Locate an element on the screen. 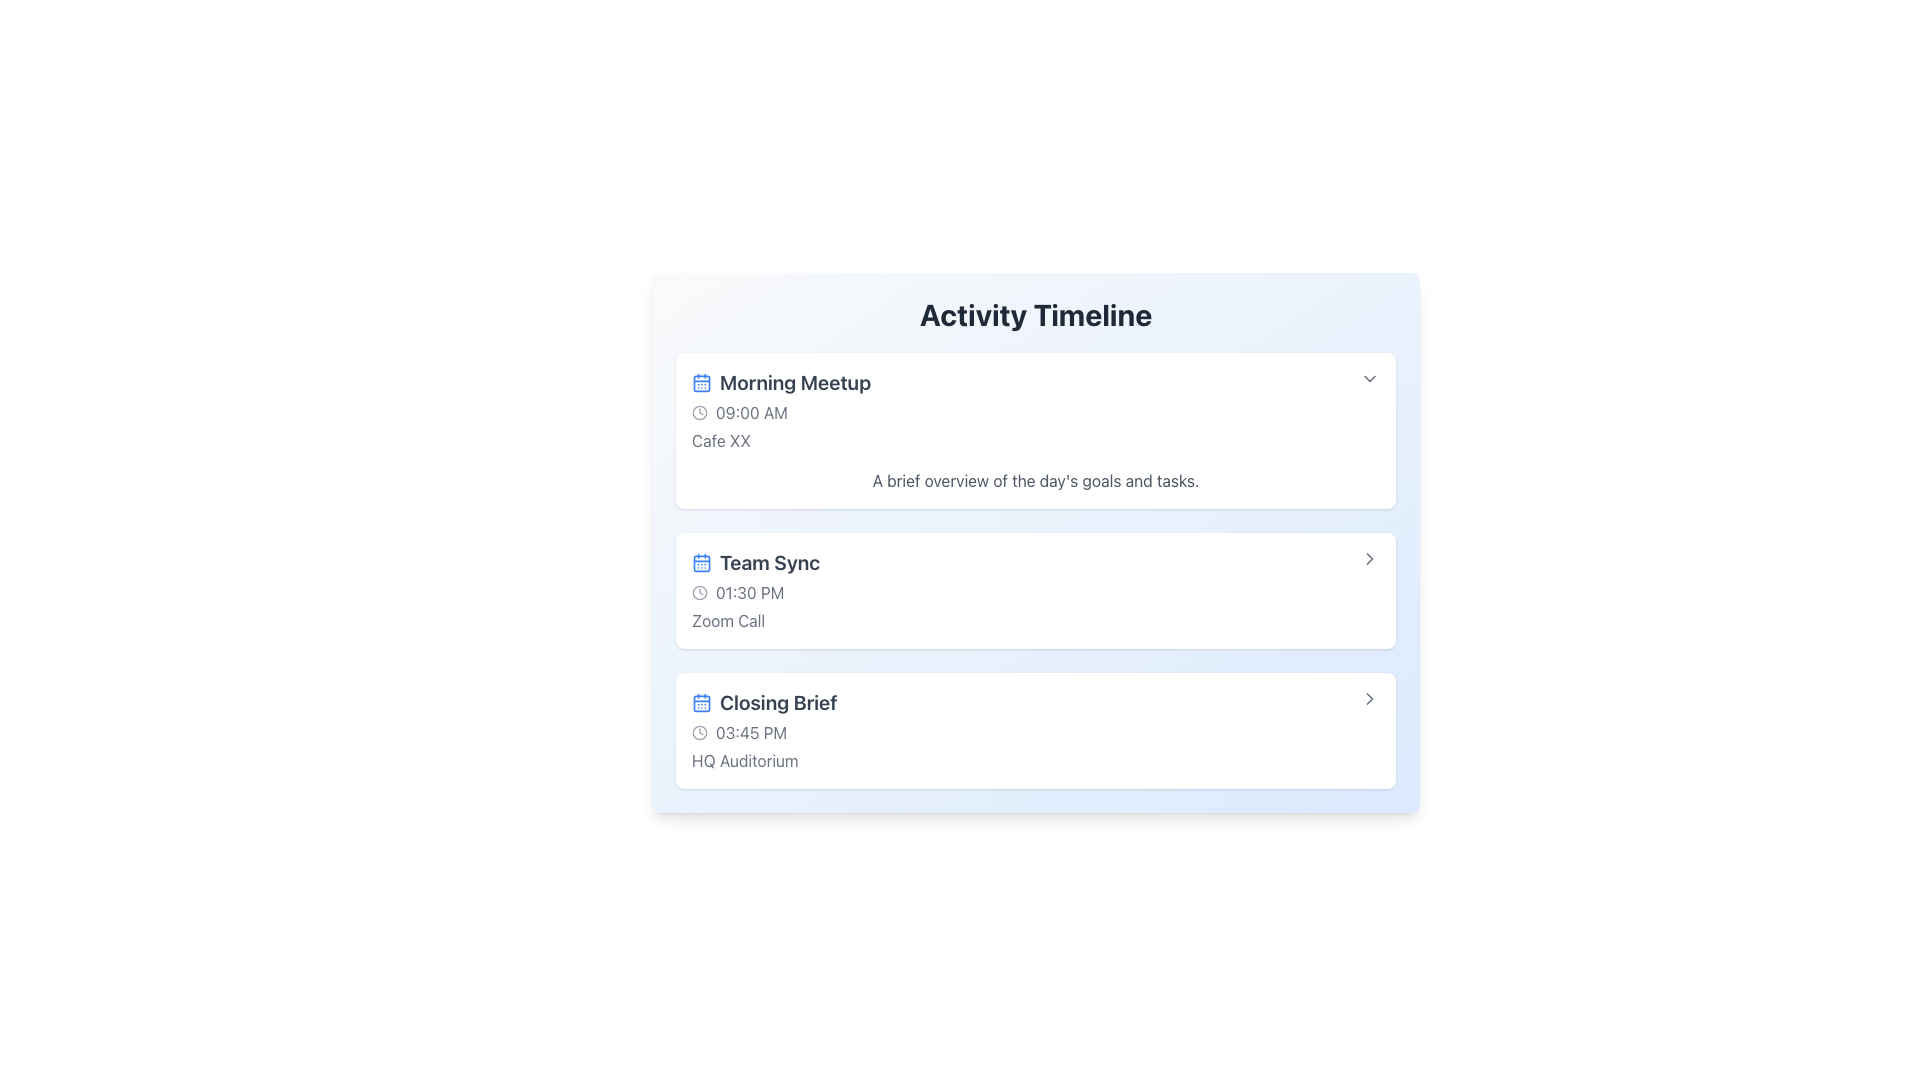 This screenshot has width=1920, height=1080. the circular SVG shape with a gray stroke located to the left of the text '09:00 AM' in the 'Morning Meetup' block is located at coordinates (700, 592).